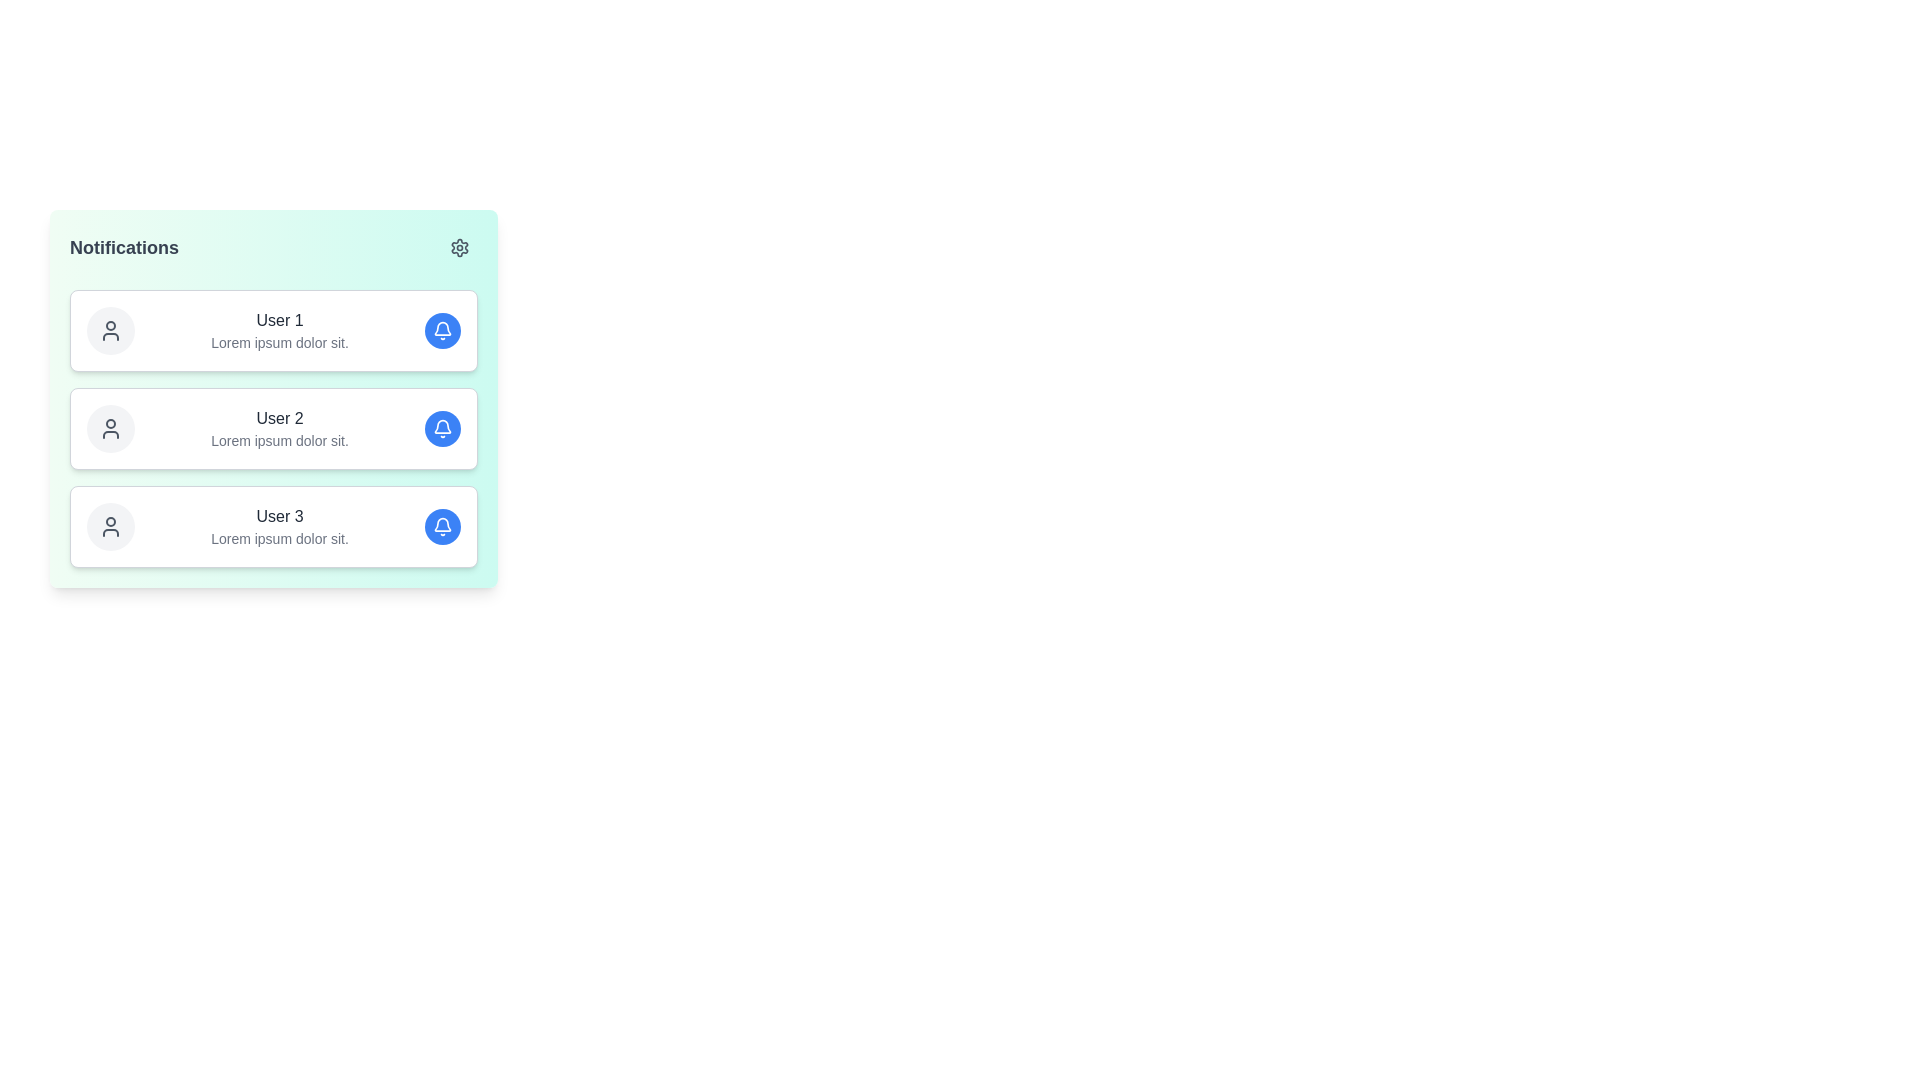 The height and width of the screenshot is (1080, 1920). What do you see at coordinates (441, 330) in the screenshot?
I see `the circular blue button with a white bell icon located in the notification panel` at bounding box center [441, 330].